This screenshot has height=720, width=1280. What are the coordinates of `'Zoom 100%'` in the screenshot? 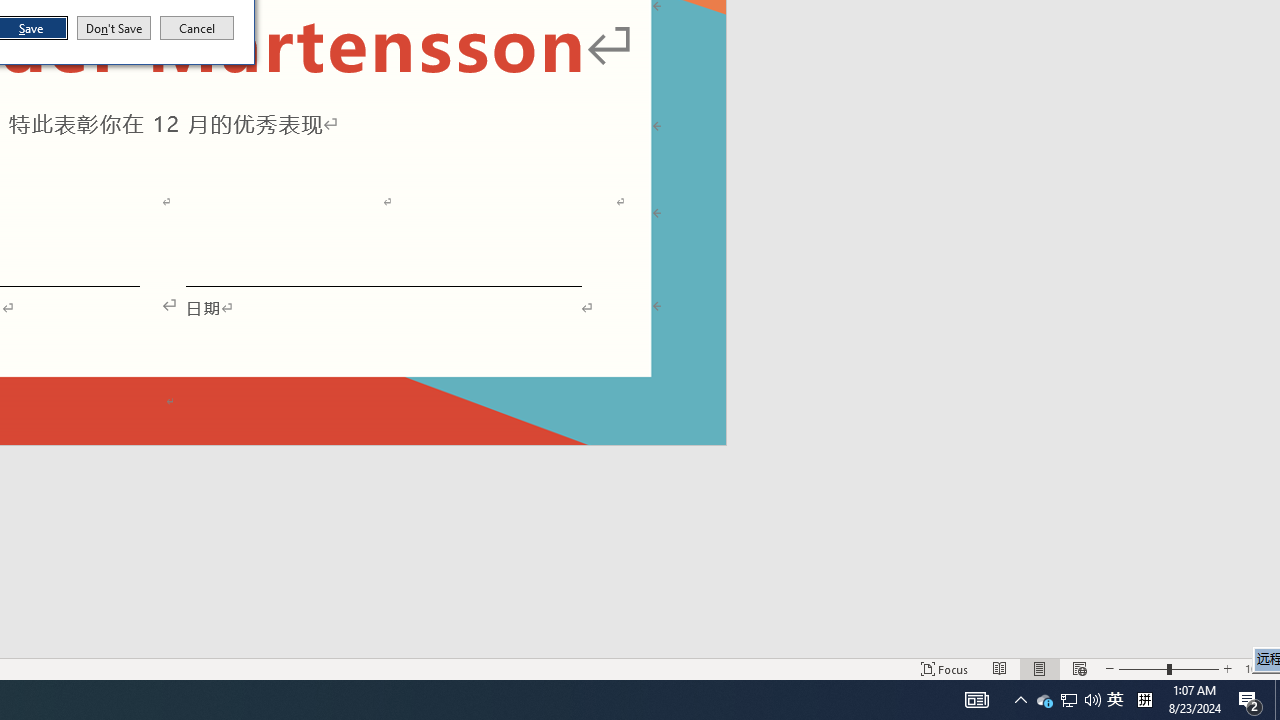 It's located at (1257, 669).